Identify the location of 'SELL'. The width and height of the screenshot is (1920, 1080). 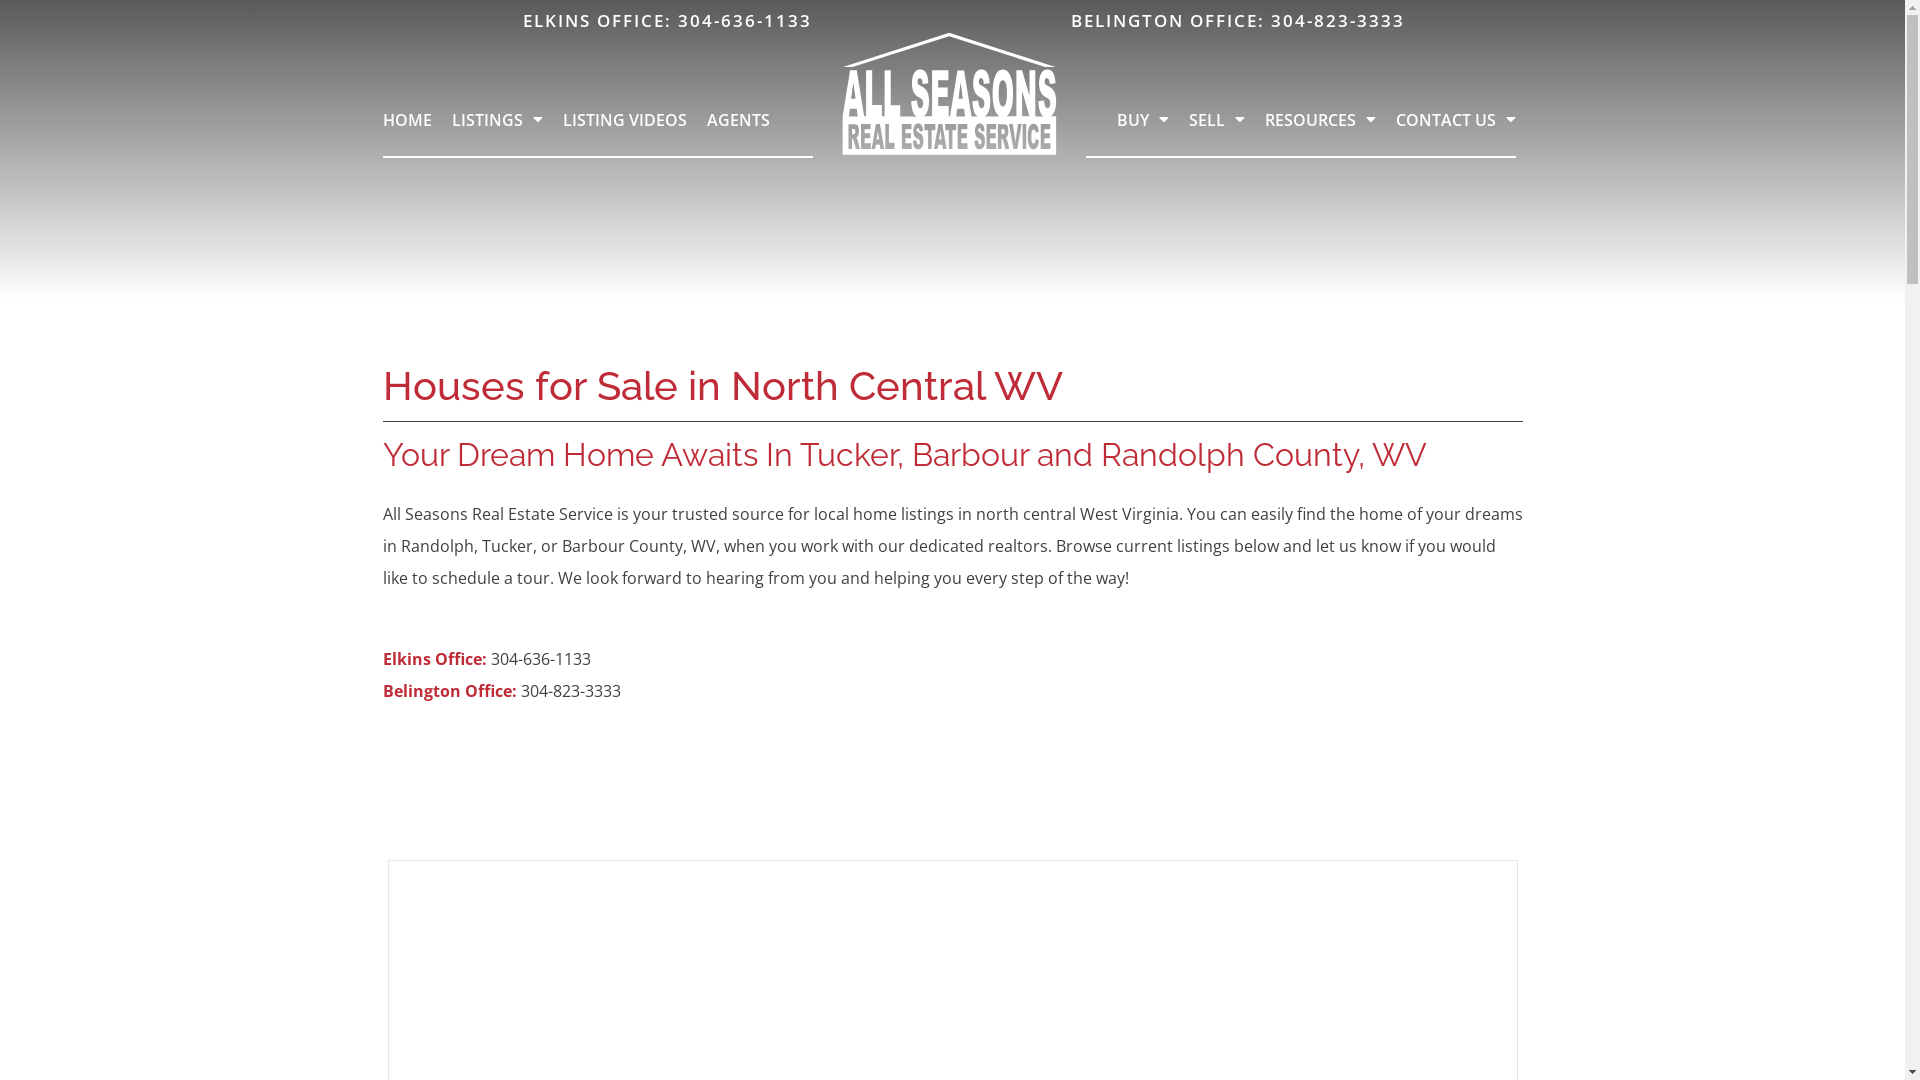
(1216, 119).